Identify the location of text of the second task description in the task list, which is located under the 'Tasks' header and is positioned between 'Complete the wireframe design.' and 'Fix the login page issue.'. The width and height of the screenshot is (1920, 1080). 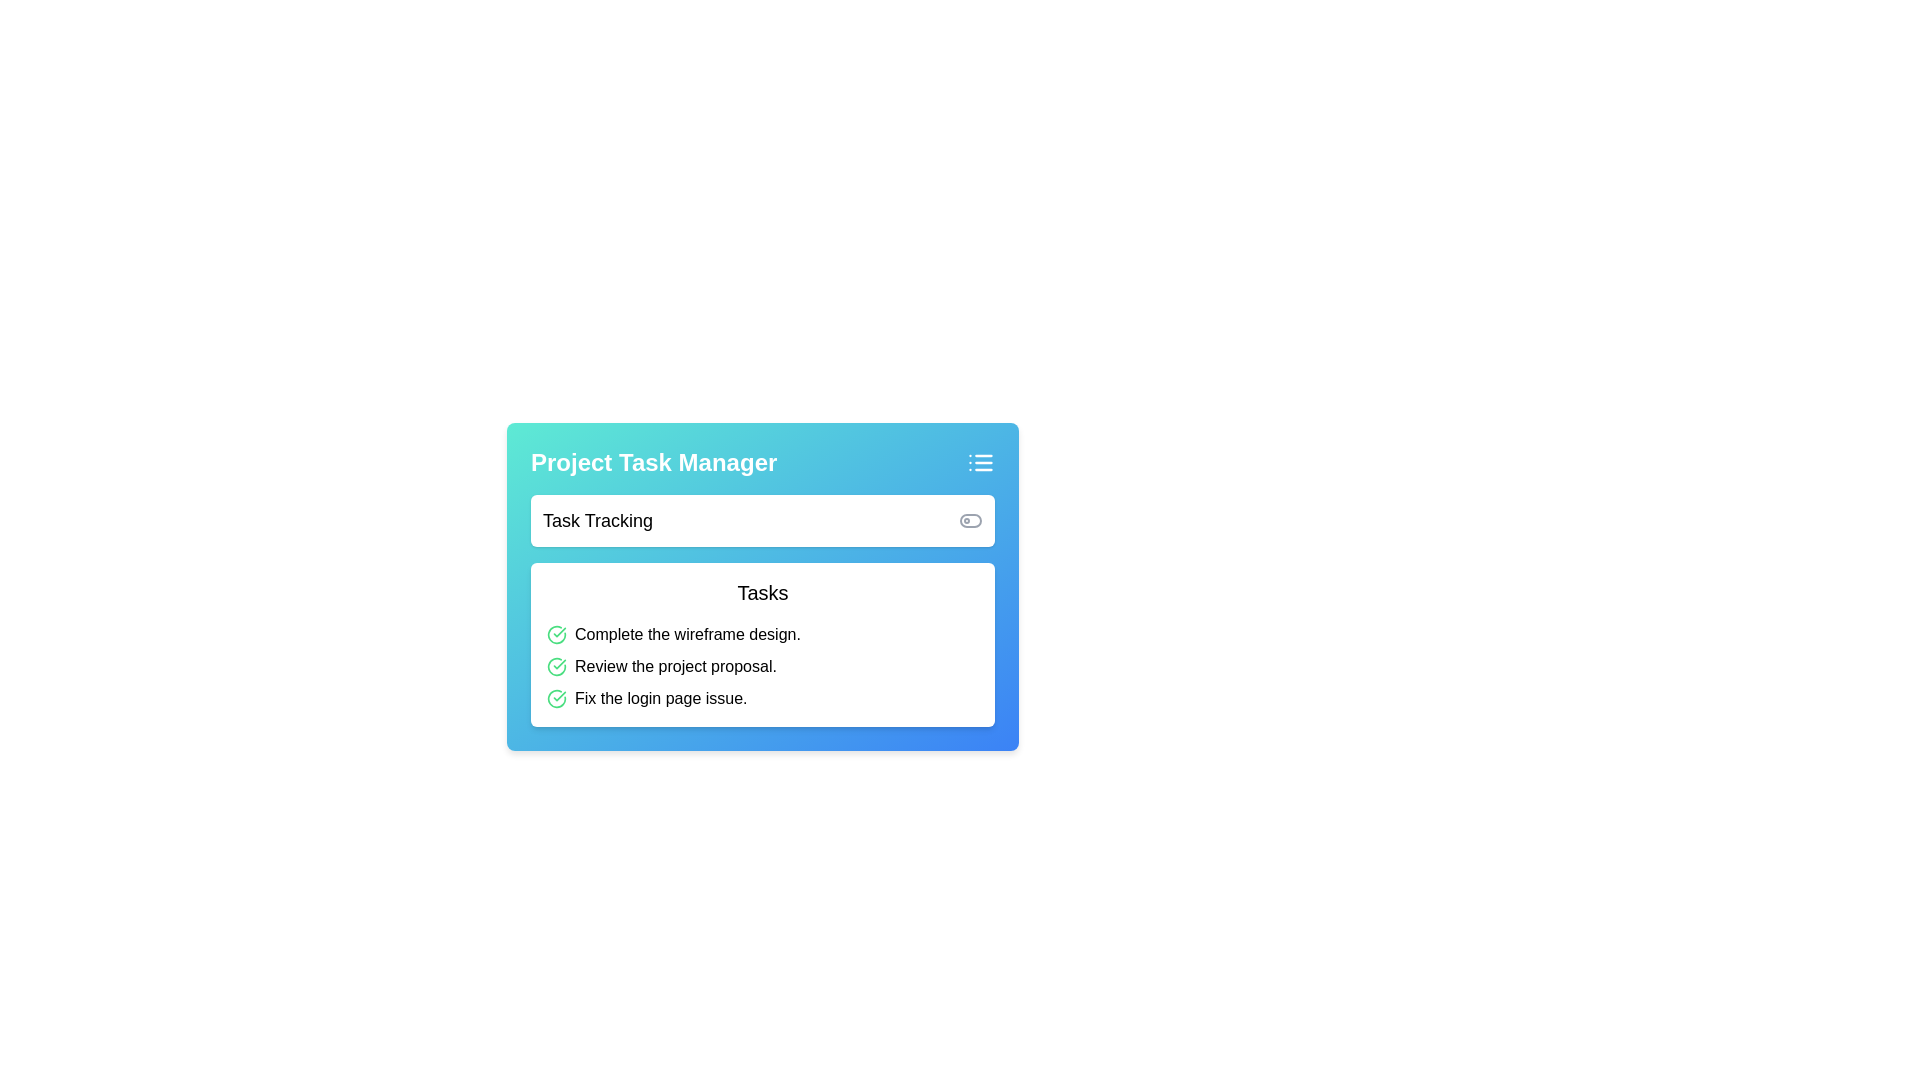
(676, 667).